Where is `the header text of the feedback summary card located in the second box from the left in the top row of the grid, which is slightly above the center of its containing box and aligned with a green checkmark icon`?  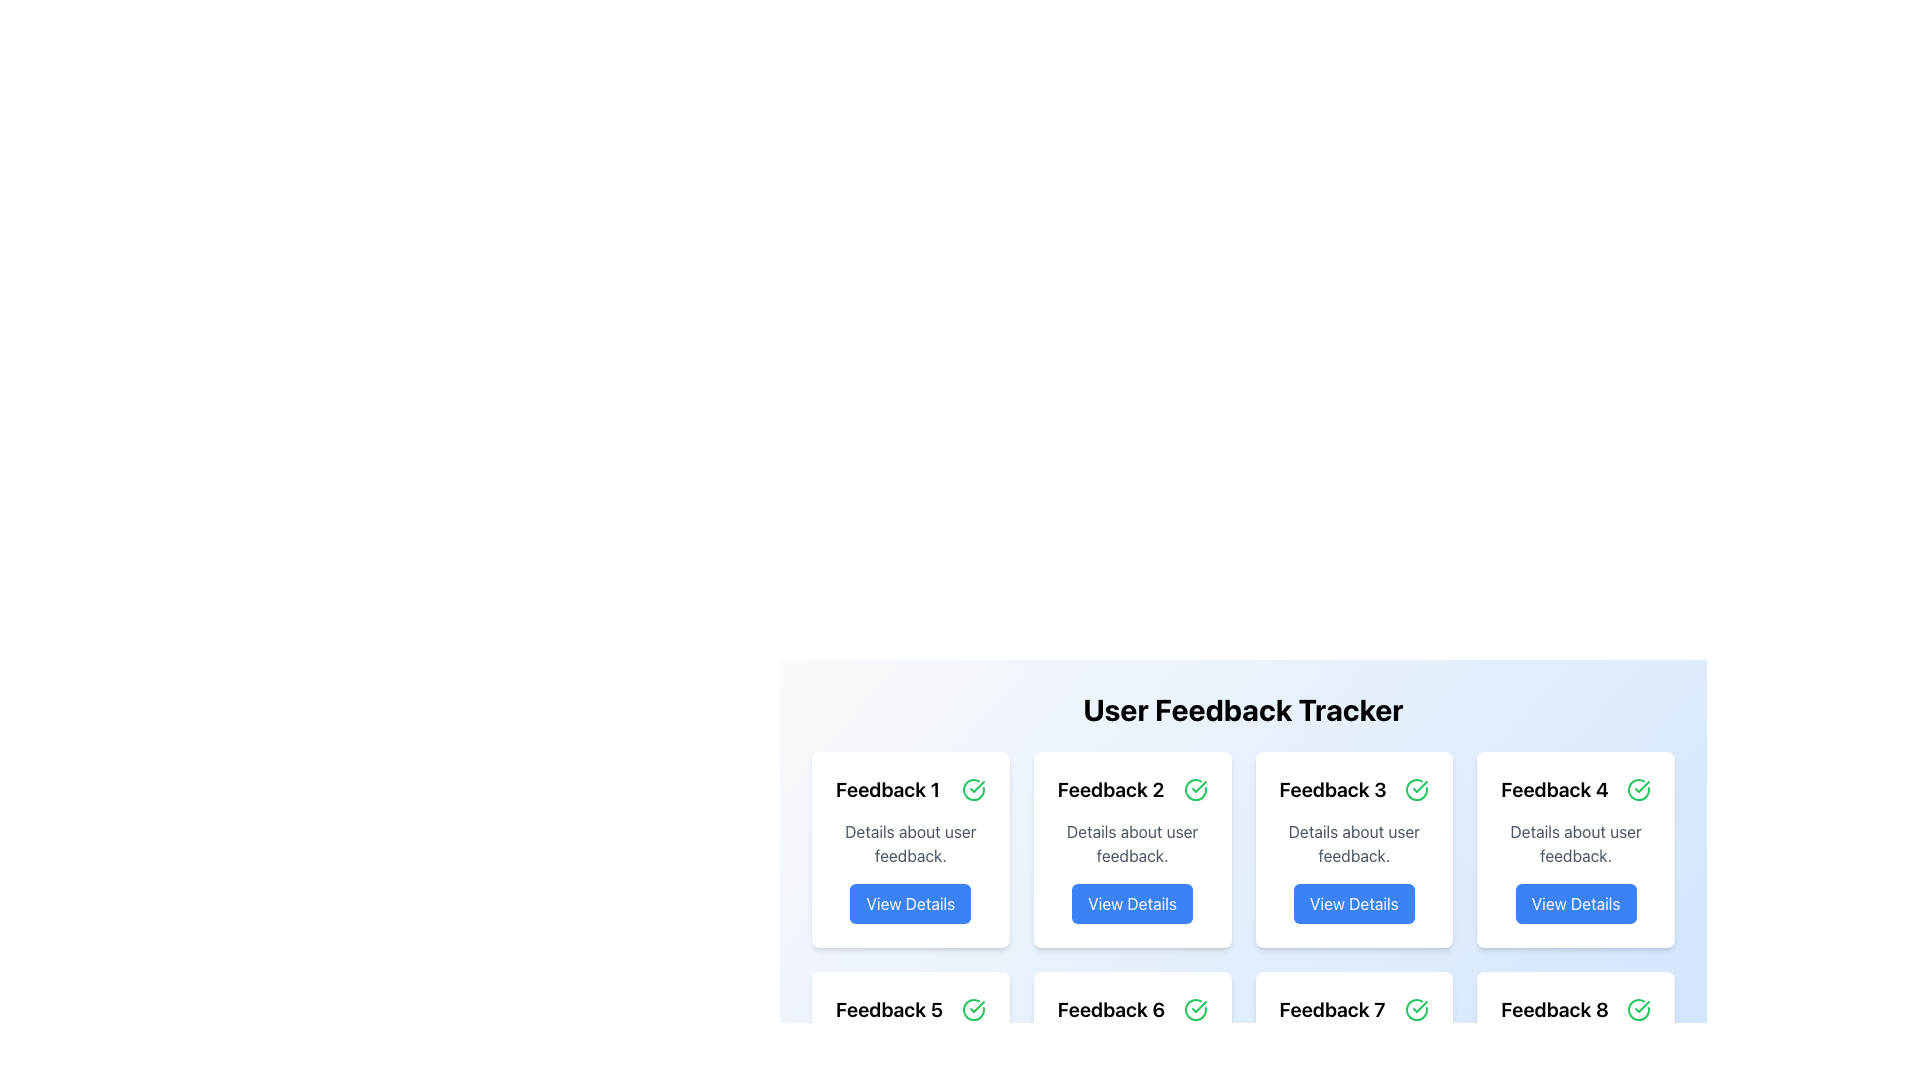 the header text of the feedback summary card located in the second box from the left in the top row of the grid, which is slightly above the center of its containing box and aligned with a green checkmark icon is located at coordinates (1132, 789).